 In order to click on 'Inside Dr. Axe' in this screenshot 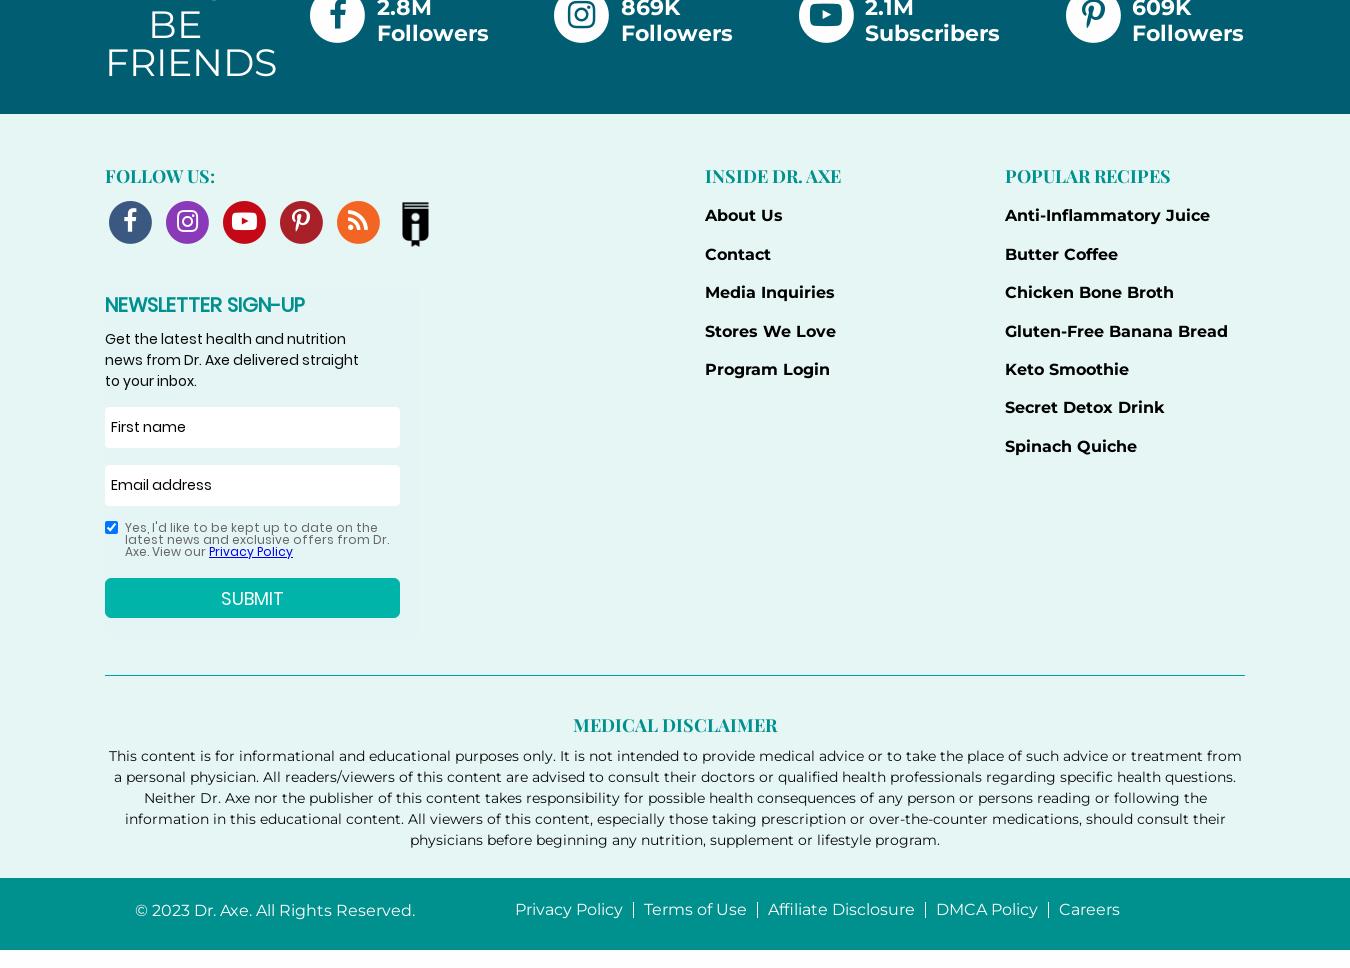, I will do `click(771, 175)`.